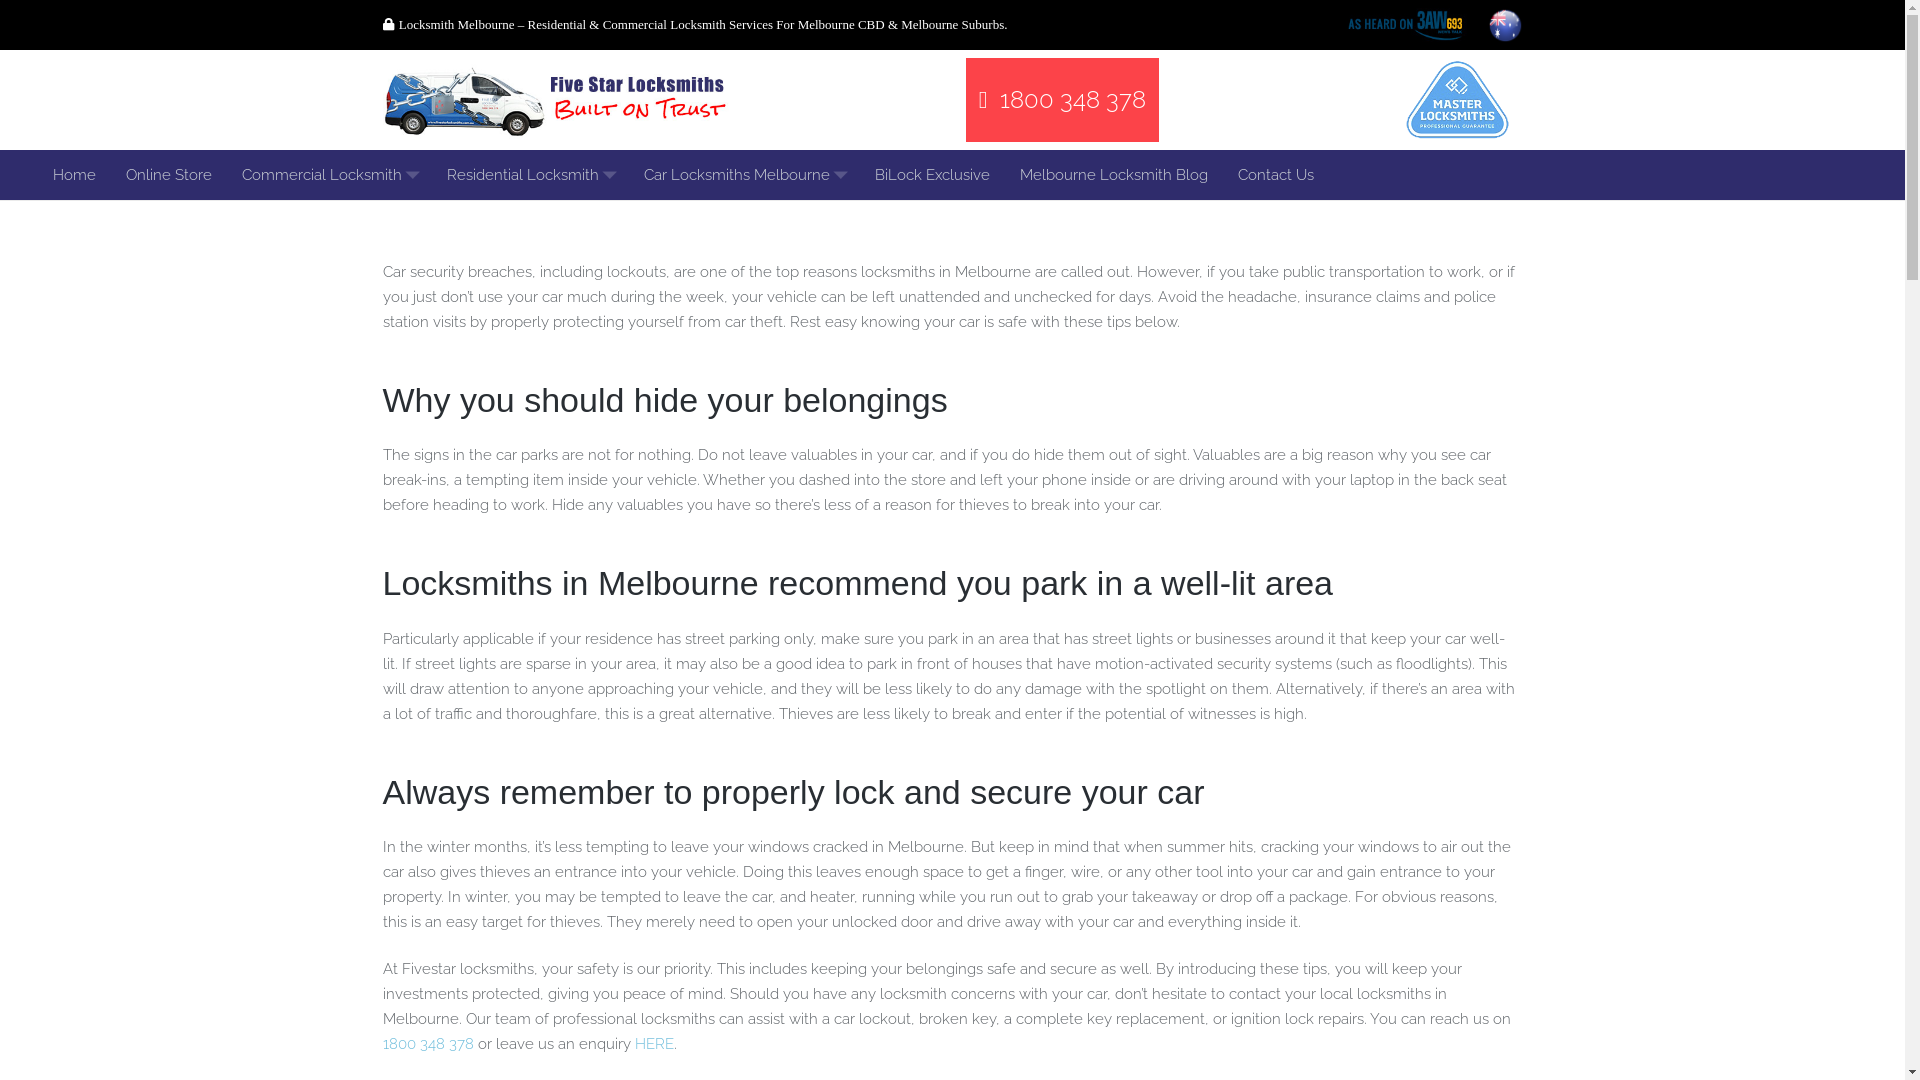 The height and width of the screenshot is (1080, 1920). Describe the element at coordinates (931, 173) in the screenshot. I see `'BiLock Exclusive'` at that location.